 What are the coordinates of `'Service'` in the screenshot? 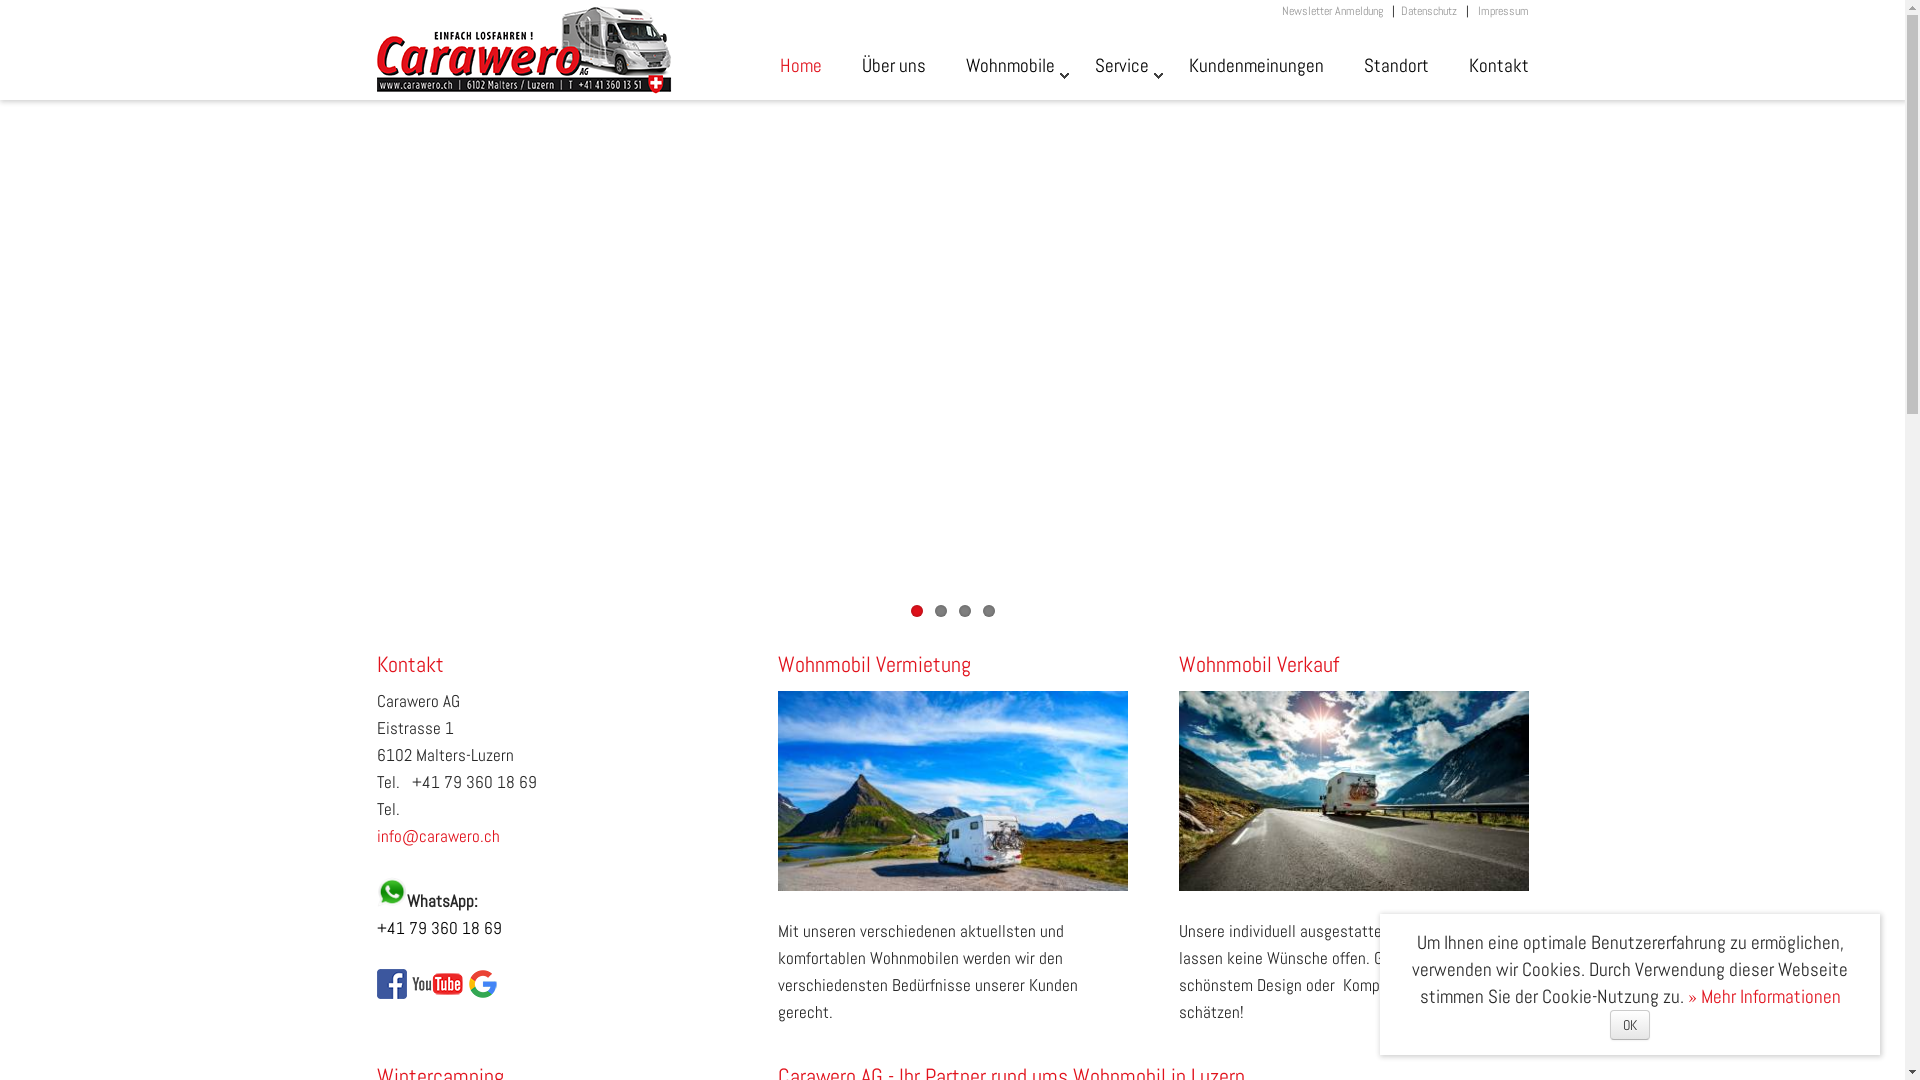 It's located at (1121, 75).